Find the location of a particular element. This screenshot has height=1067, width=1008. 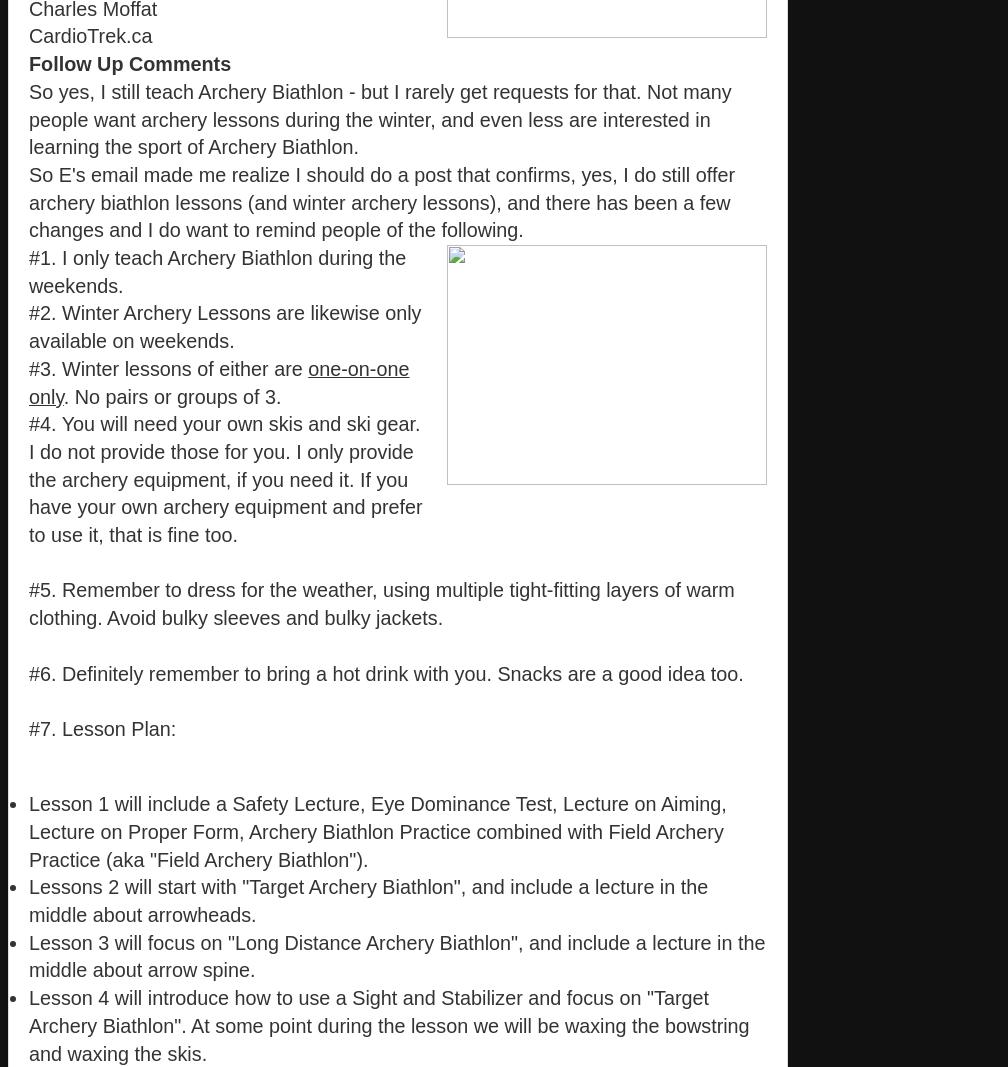

'Lesson 3 will focus on "Long Distance Archery Biathlon", and include a lecture in the middle about arrow spine.' is located at coordinates (396, 956).